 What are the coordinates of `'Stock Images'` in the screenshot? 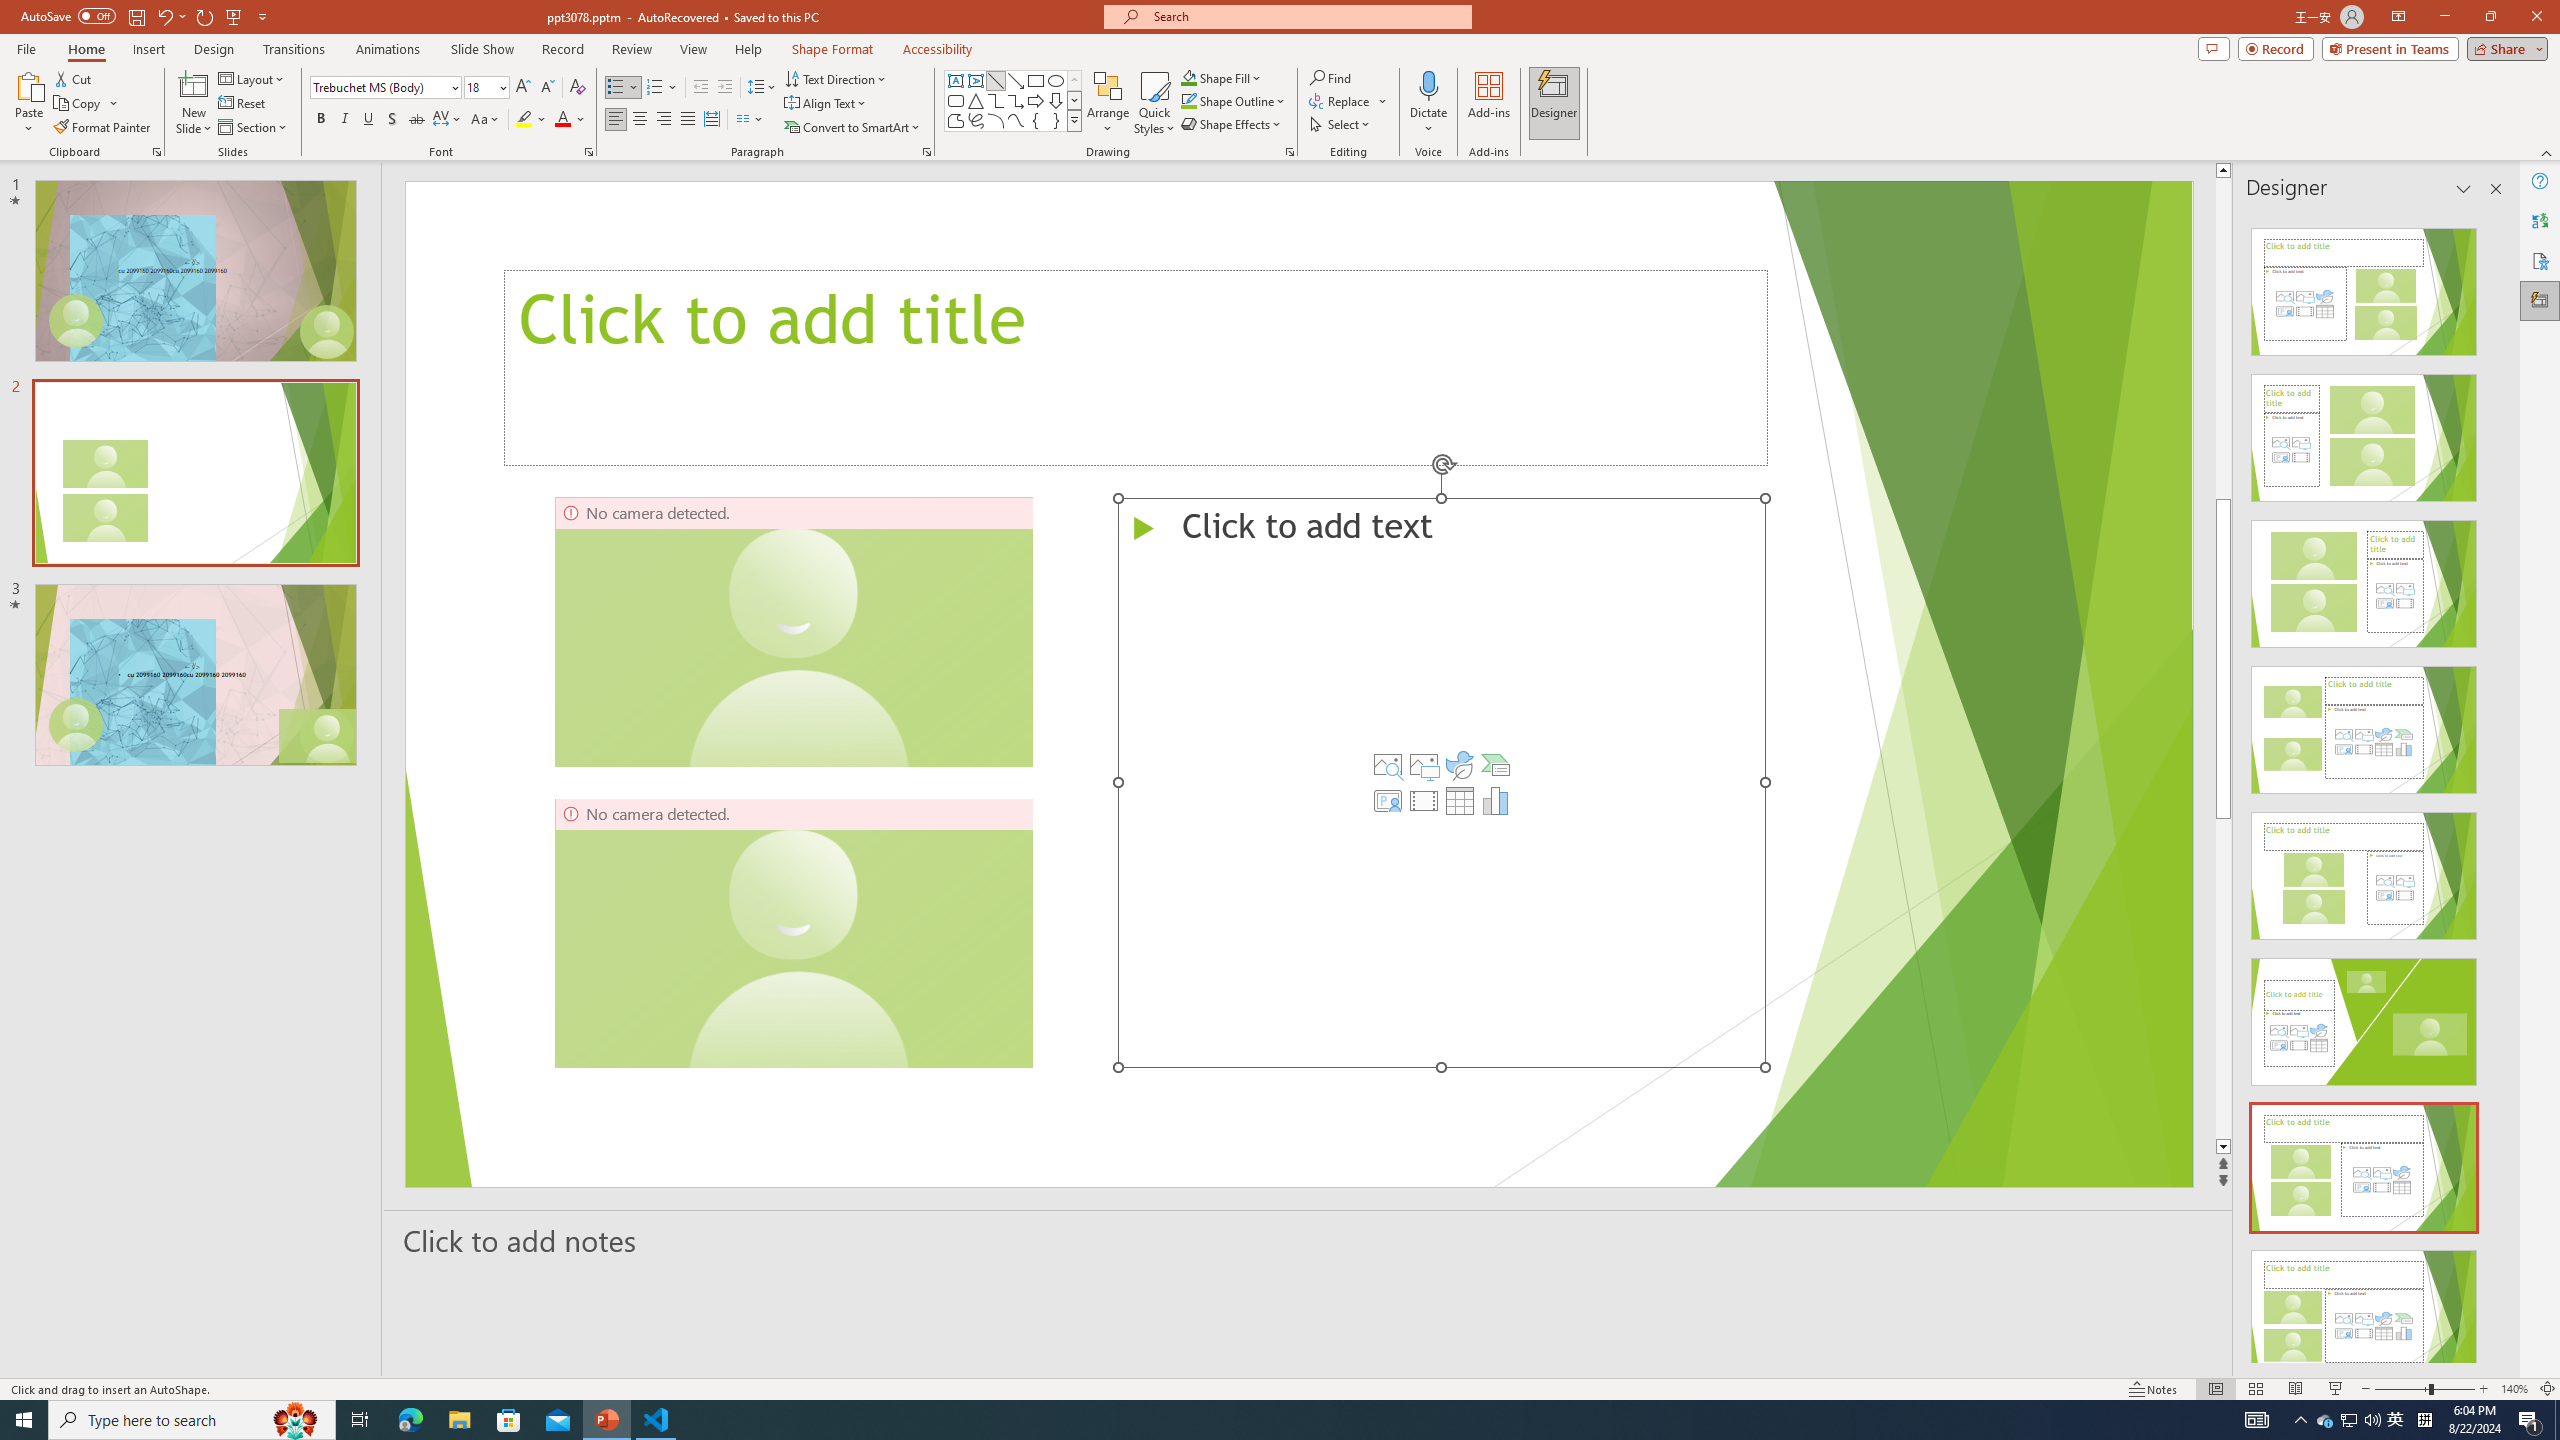 It's located at (1386, 763).